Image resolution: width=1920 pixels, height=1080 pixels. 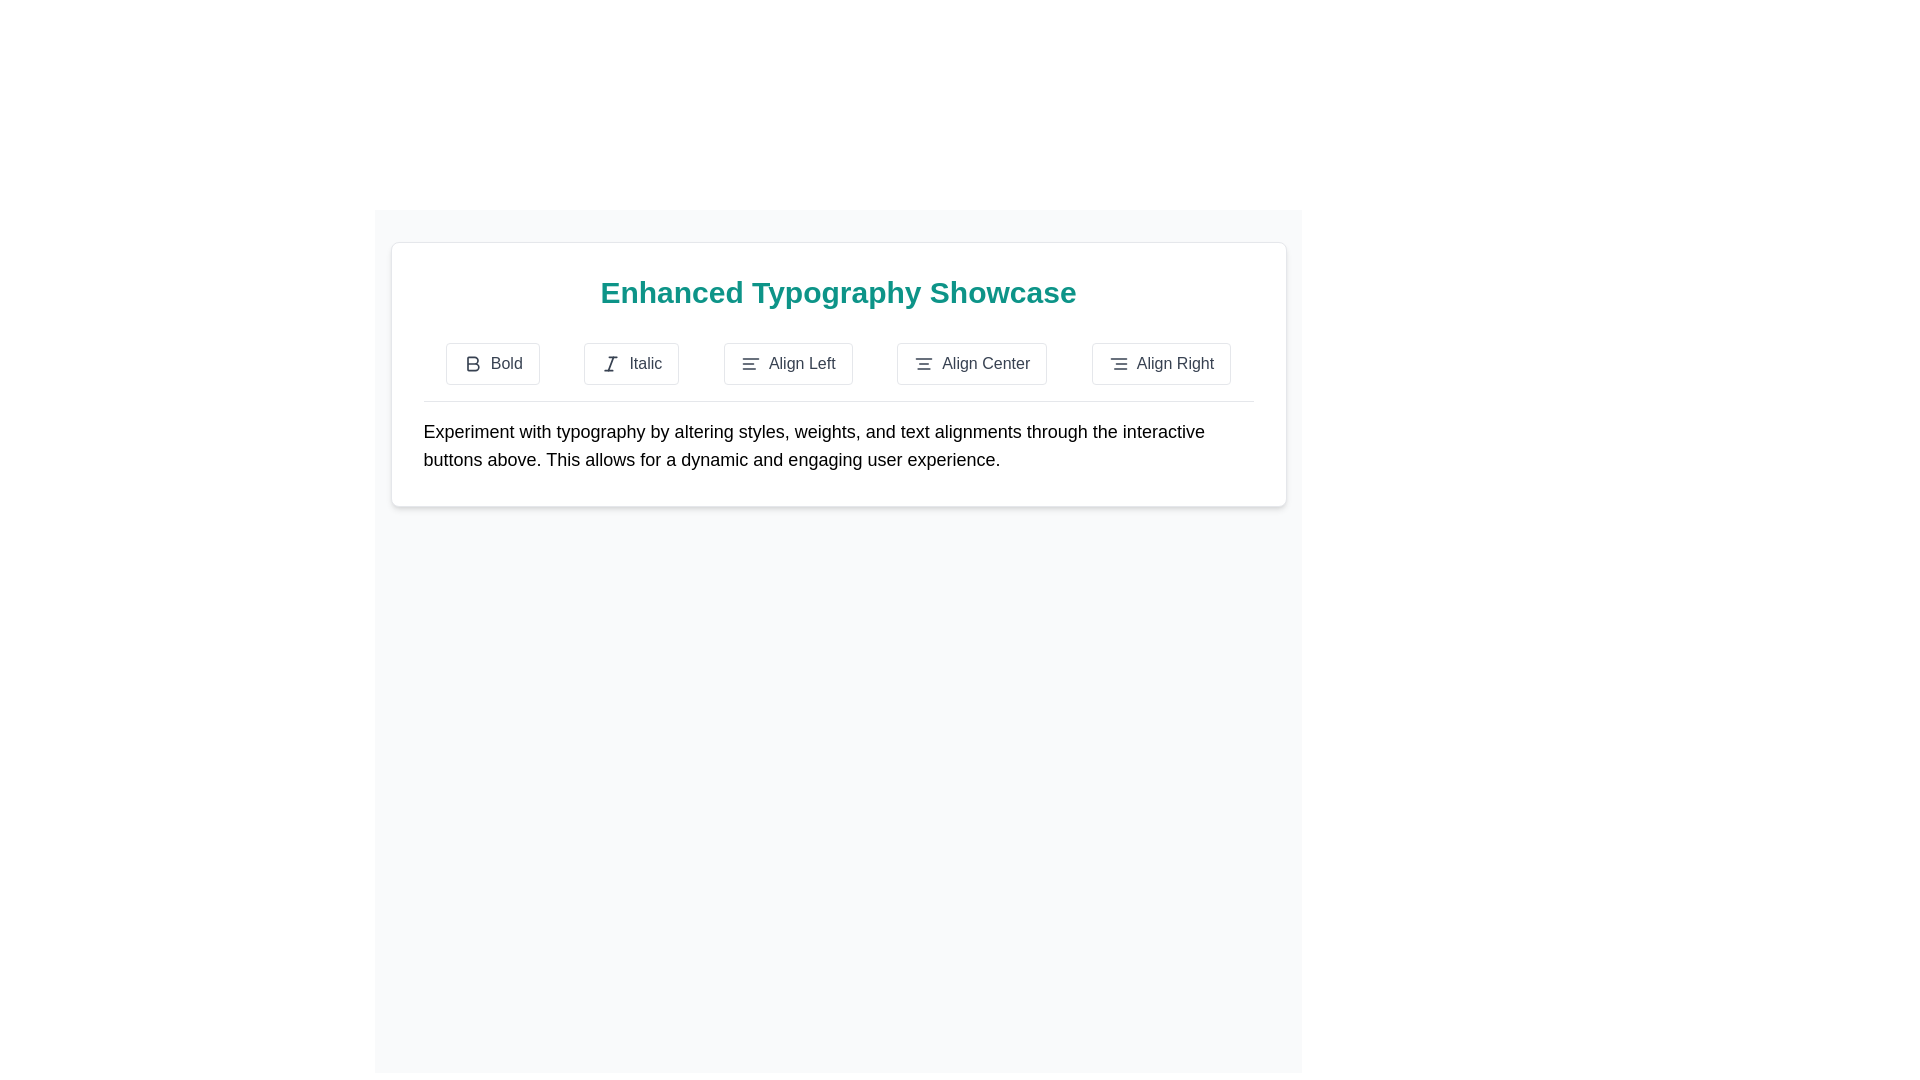 What do you see at coordinates (923, 363) in the screenshot?
I see `the minimalistic 'Align Center' icon, which is represented by three horizontal lines with the middle line being shorter` at bounding box center [923, 363].